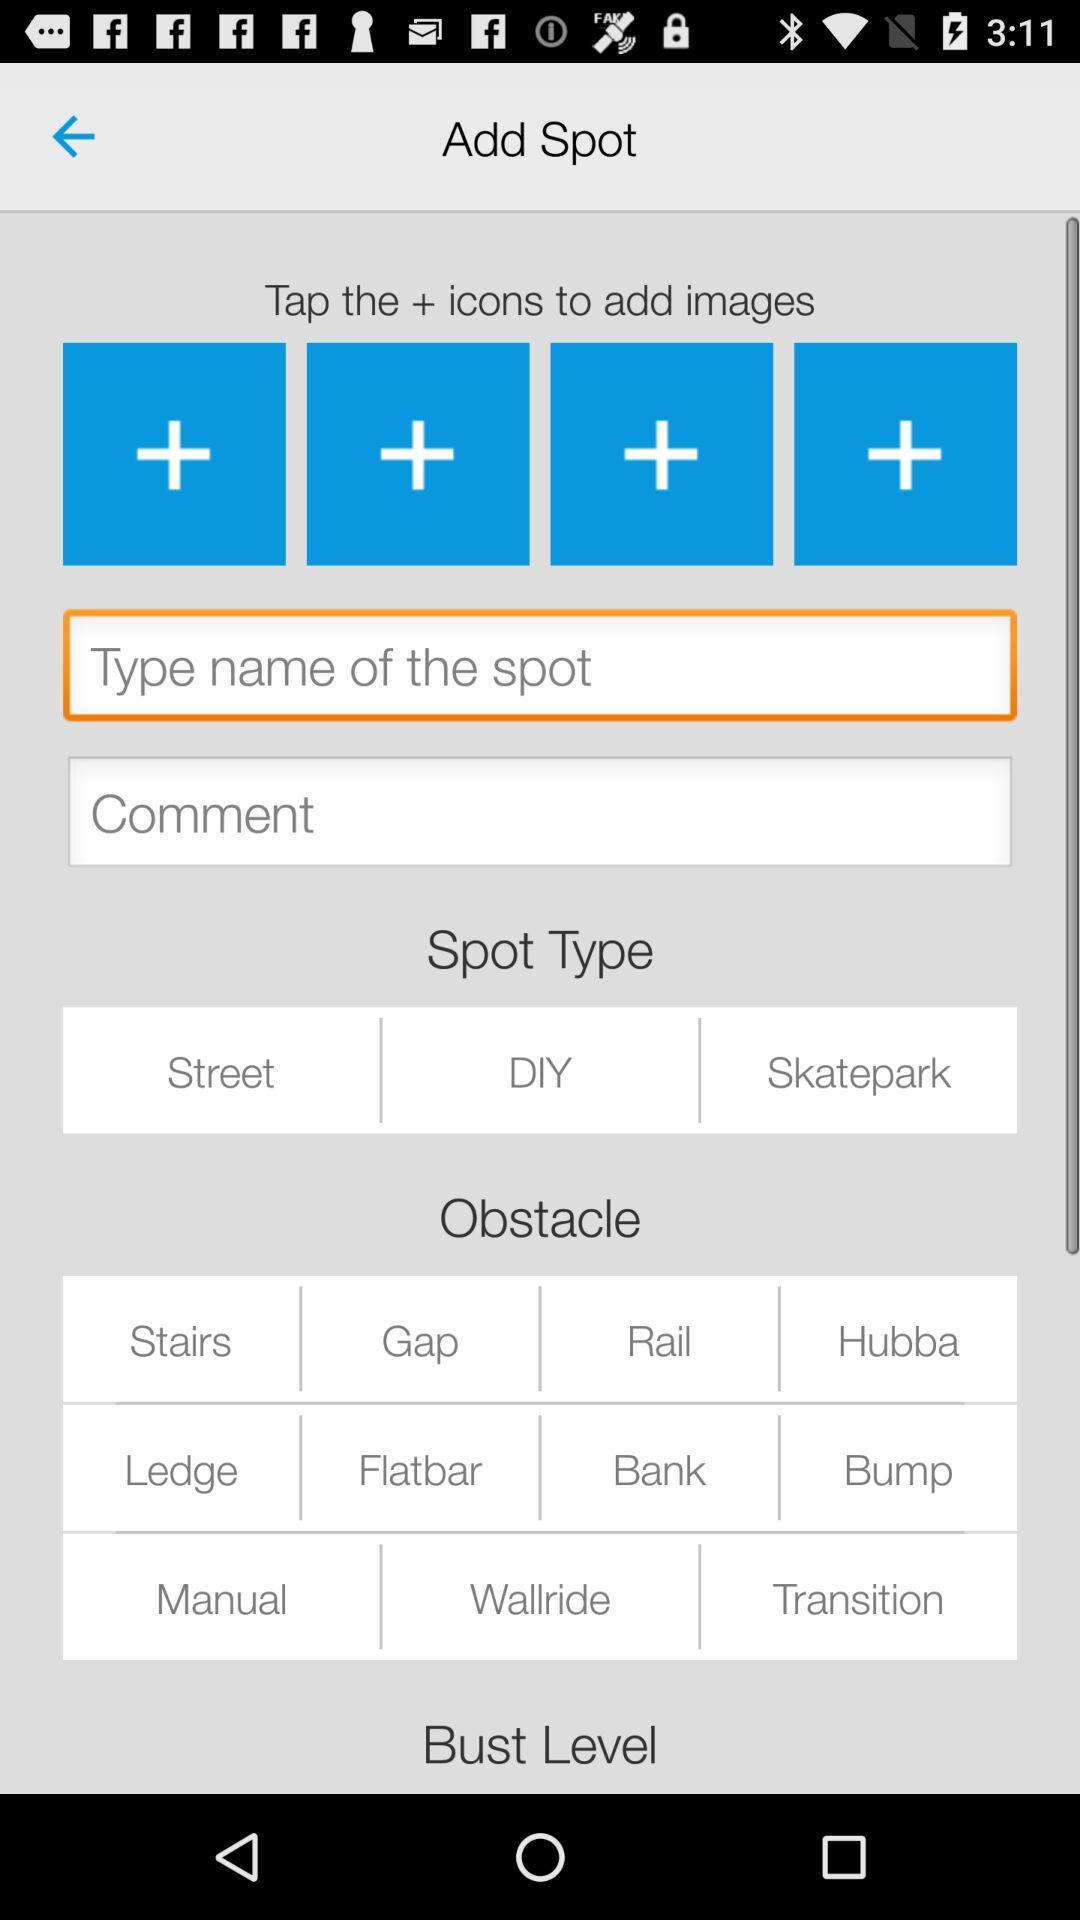 The height and width of the screenshot is (1920, 1080). Describe the element at coordinates (417, 453) in the screenshot. I see `images` at that location.